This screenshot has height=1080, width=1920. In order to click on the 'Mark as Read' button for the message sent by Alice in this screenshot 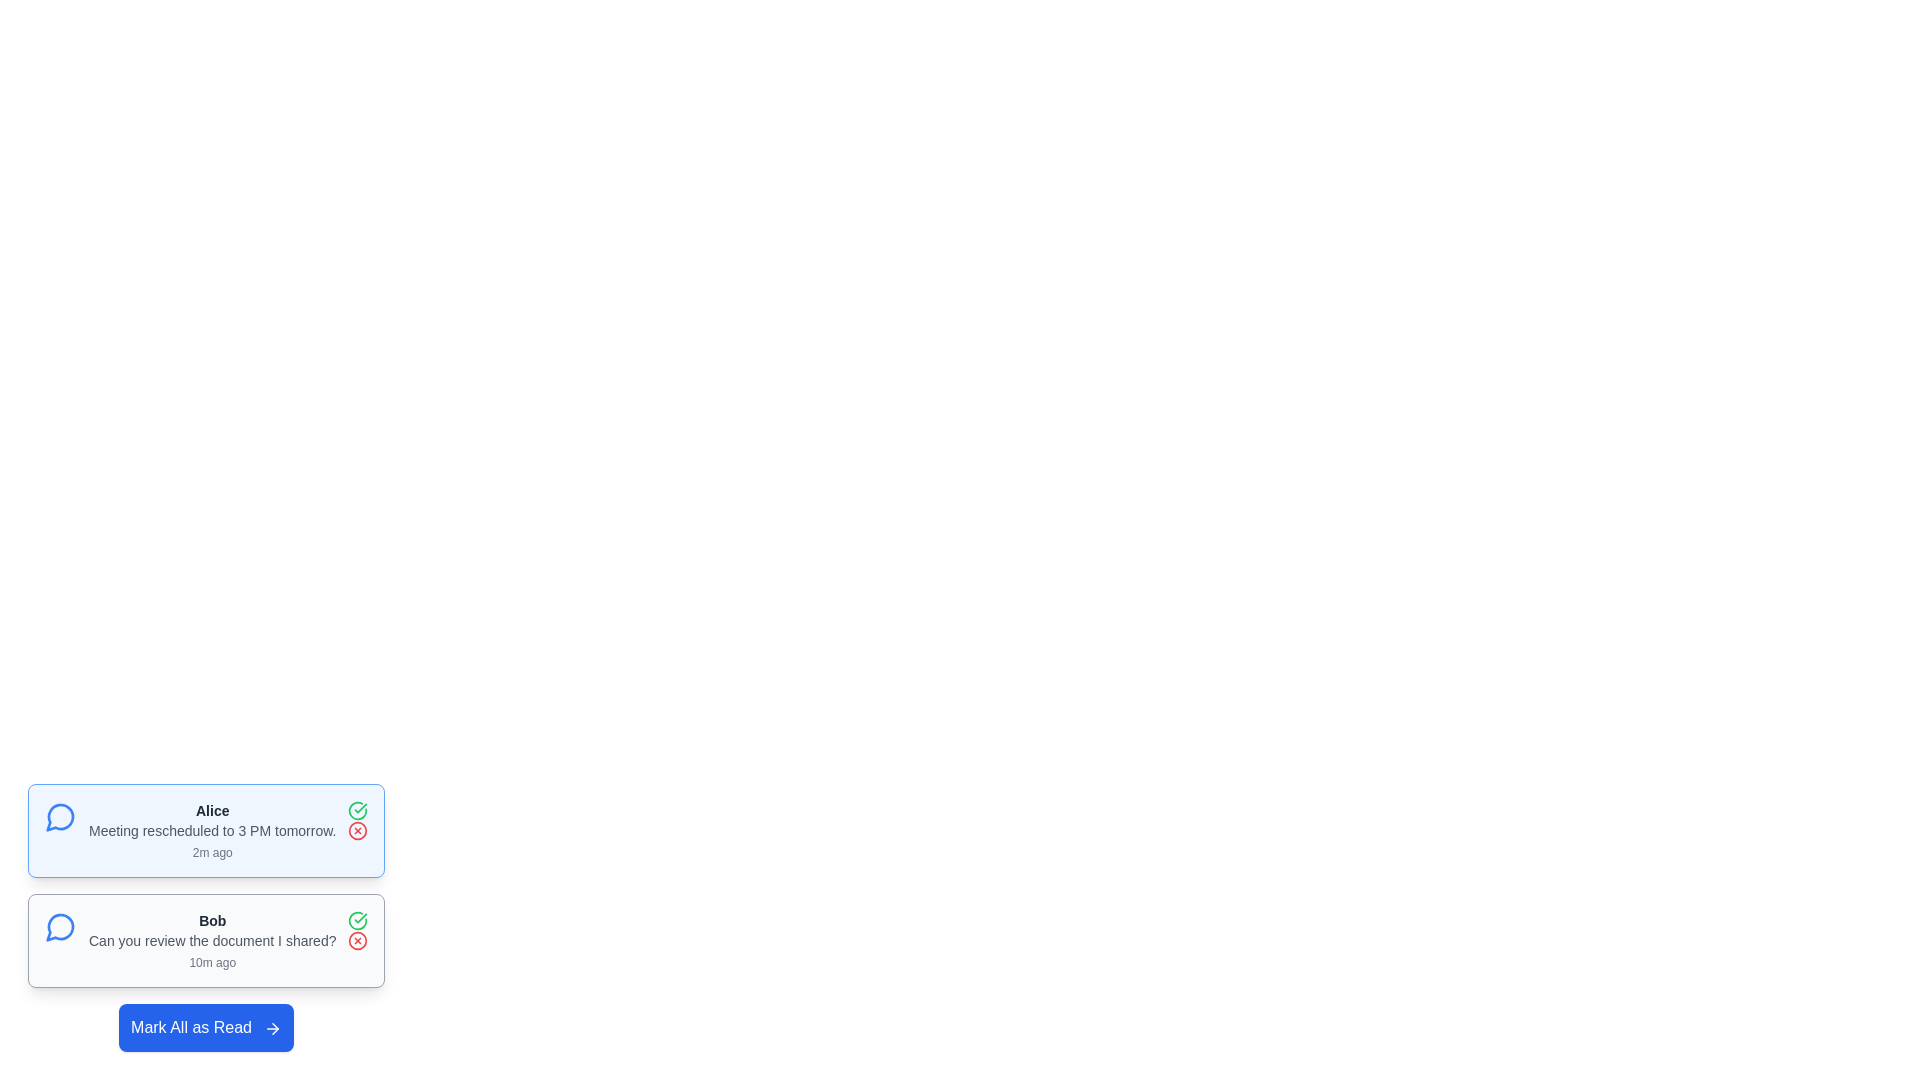, I will do `click(358, 810)`.